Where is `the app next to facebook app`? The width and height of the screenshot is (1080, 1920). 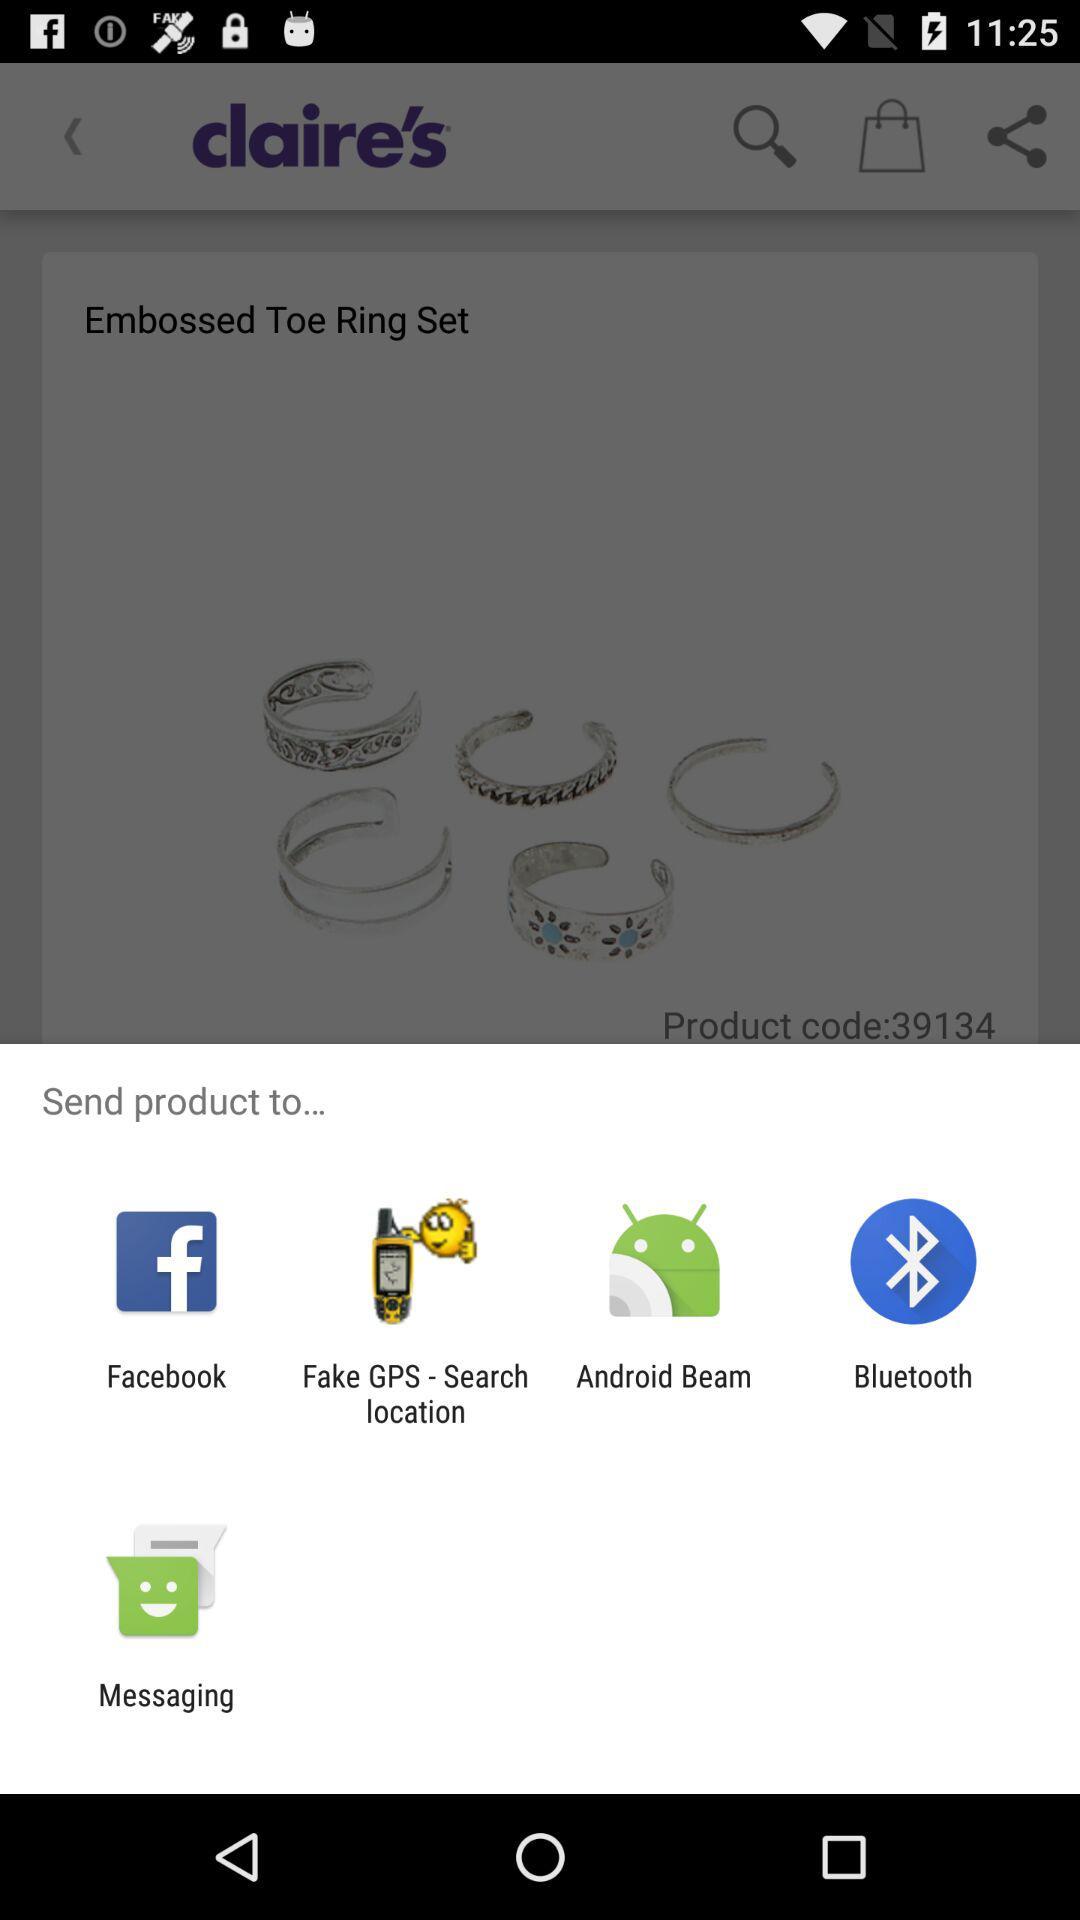
the app next to facebook app is located at coordinates (414, 1392).